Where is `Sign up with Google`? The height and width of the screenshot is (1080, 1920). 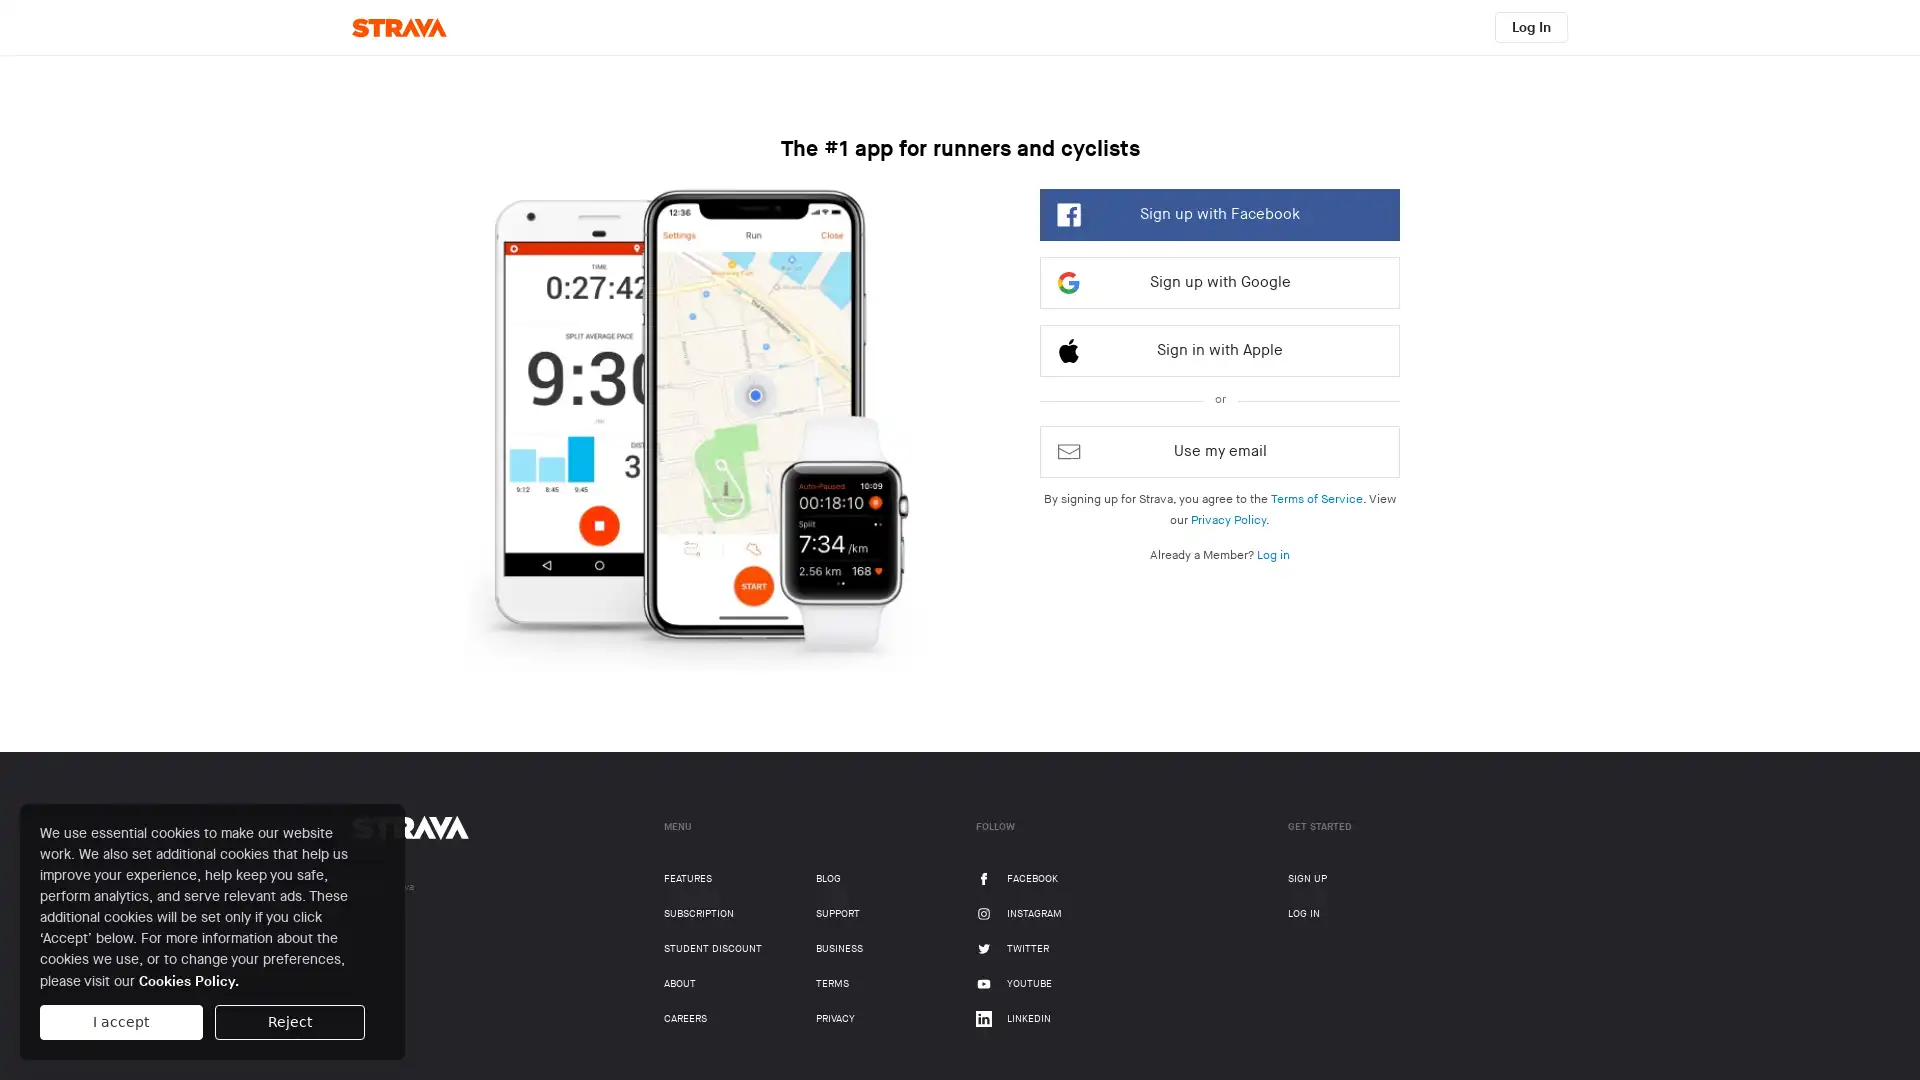
Sign up with Google is located at coordinates (1218, 282).